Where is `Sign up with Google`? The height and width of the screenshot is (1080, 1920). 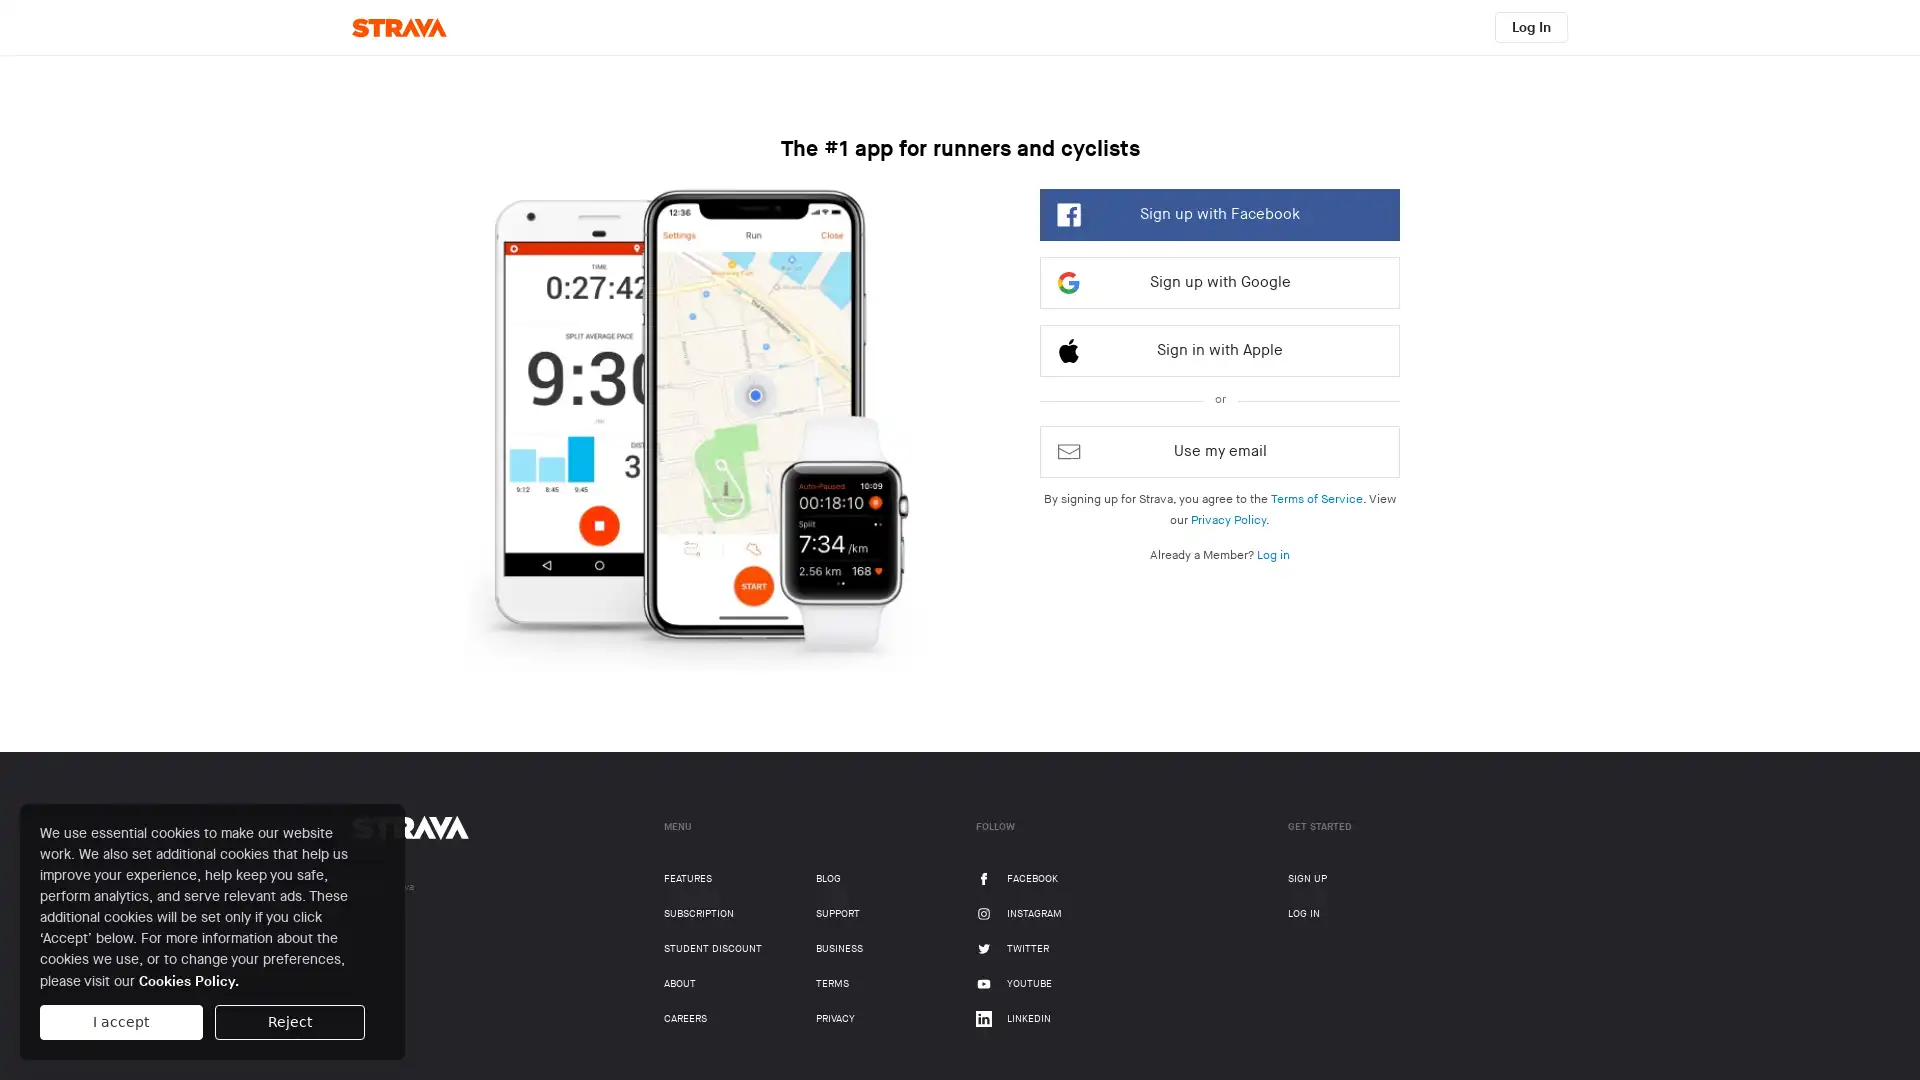
Sign up with Google is located at coordinates (1218, 282).